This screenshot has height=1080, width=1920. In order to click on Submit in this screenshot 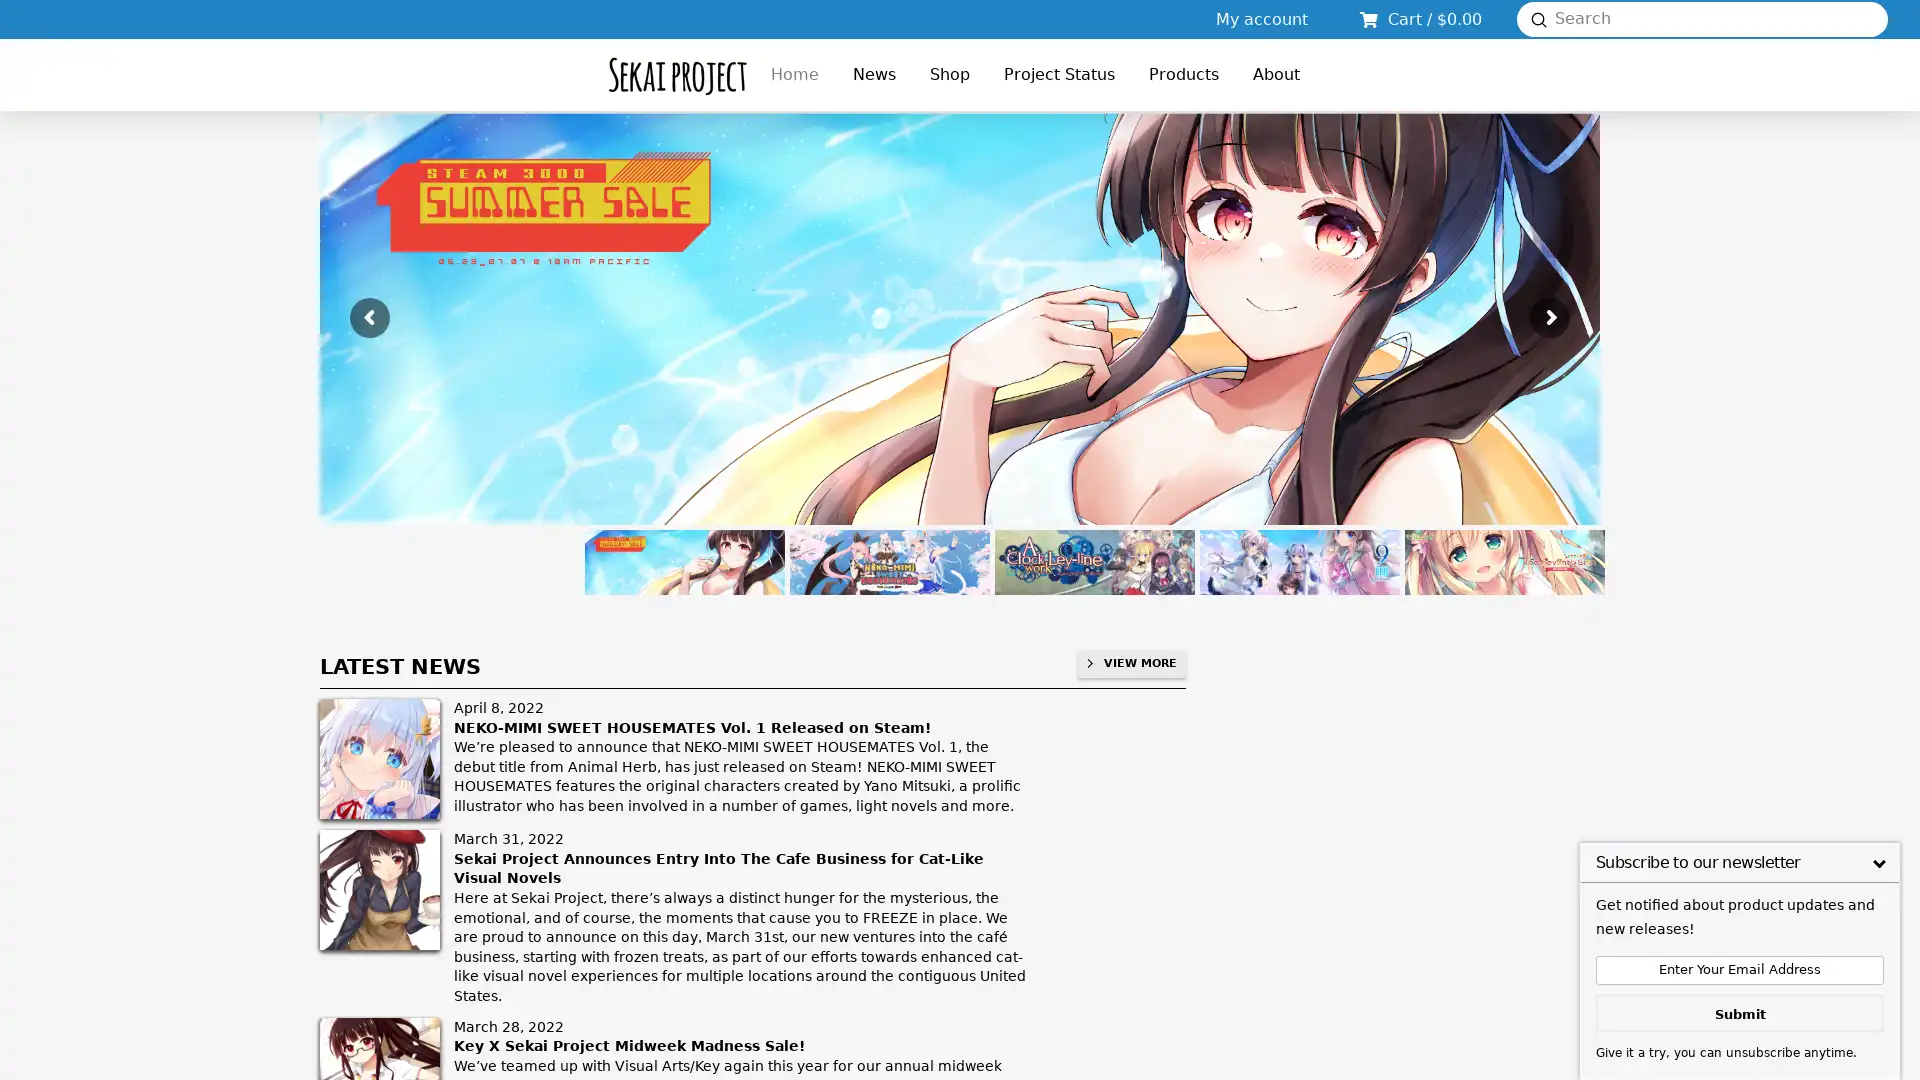, I will do `click(1538, 19)`.